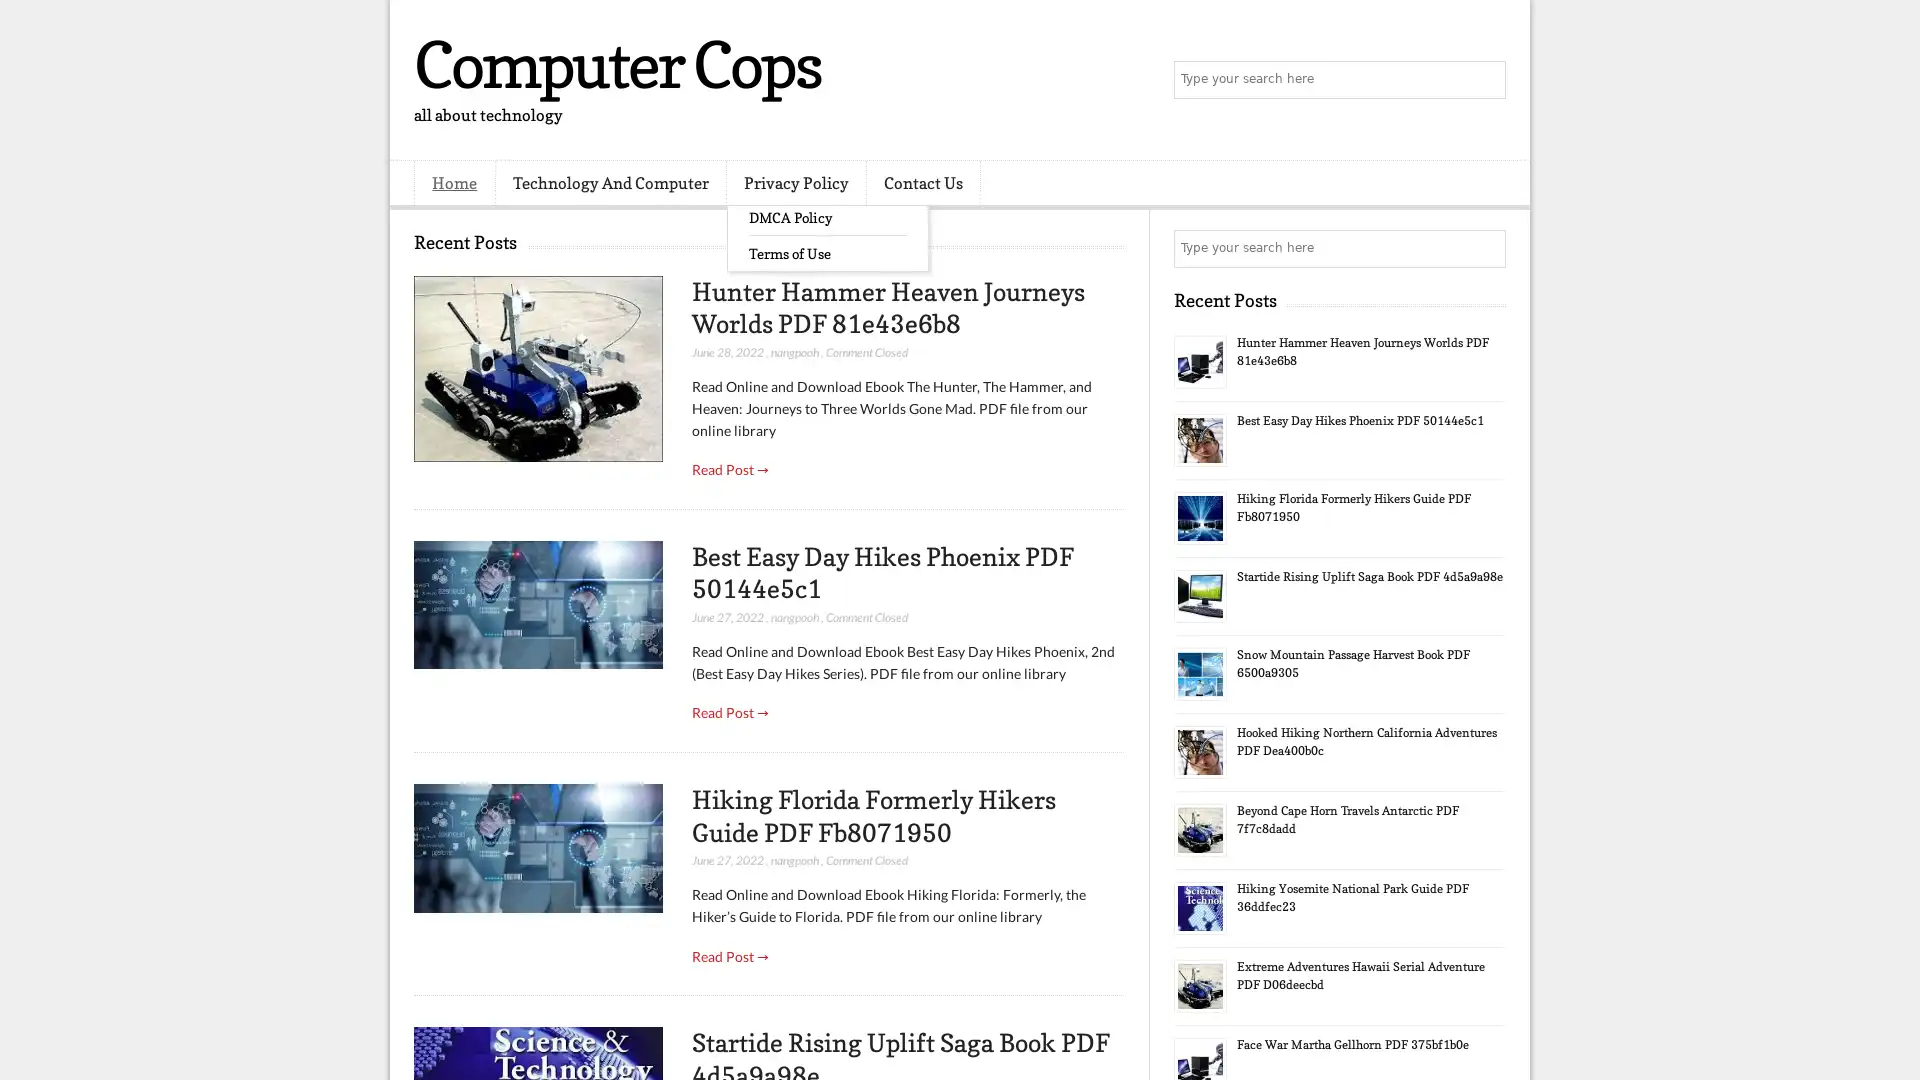 The width and height of the screenshot is (1920, 1080). Describe the element at coordinates (1485, 80) in the screenshot. I see `Search` at that location.